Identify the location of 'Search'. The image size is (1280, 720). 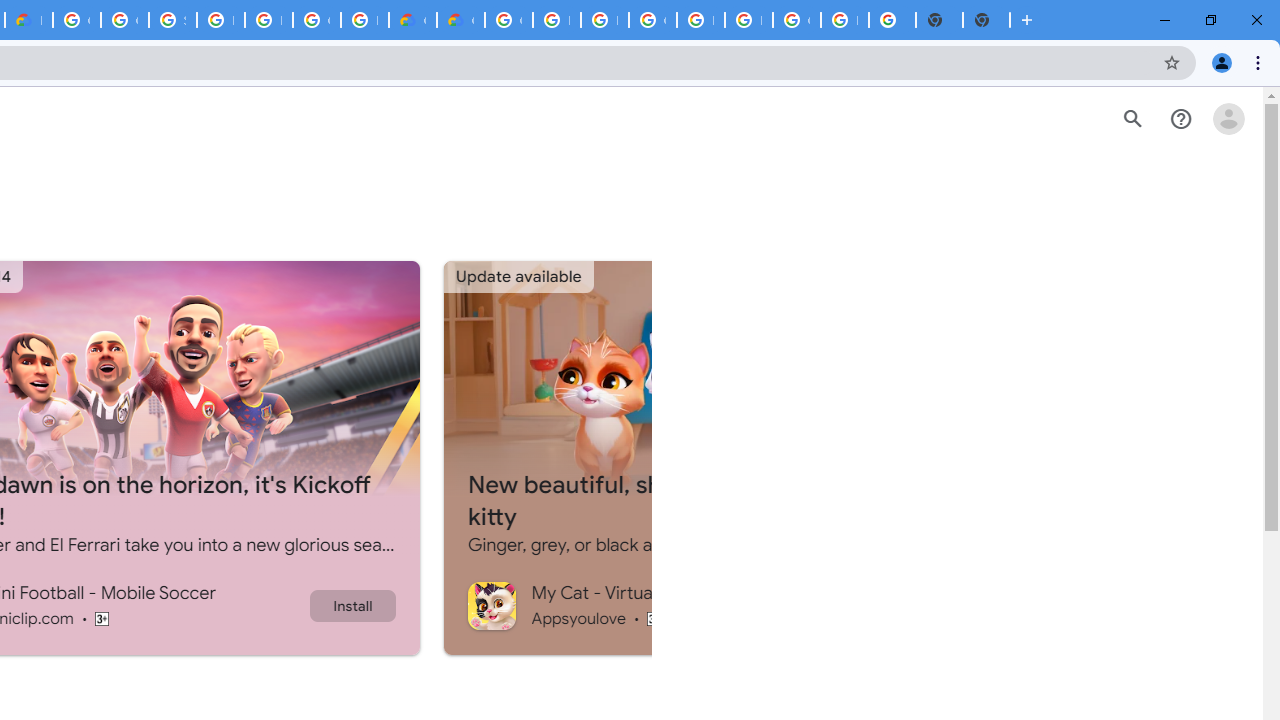
(1132, 119).